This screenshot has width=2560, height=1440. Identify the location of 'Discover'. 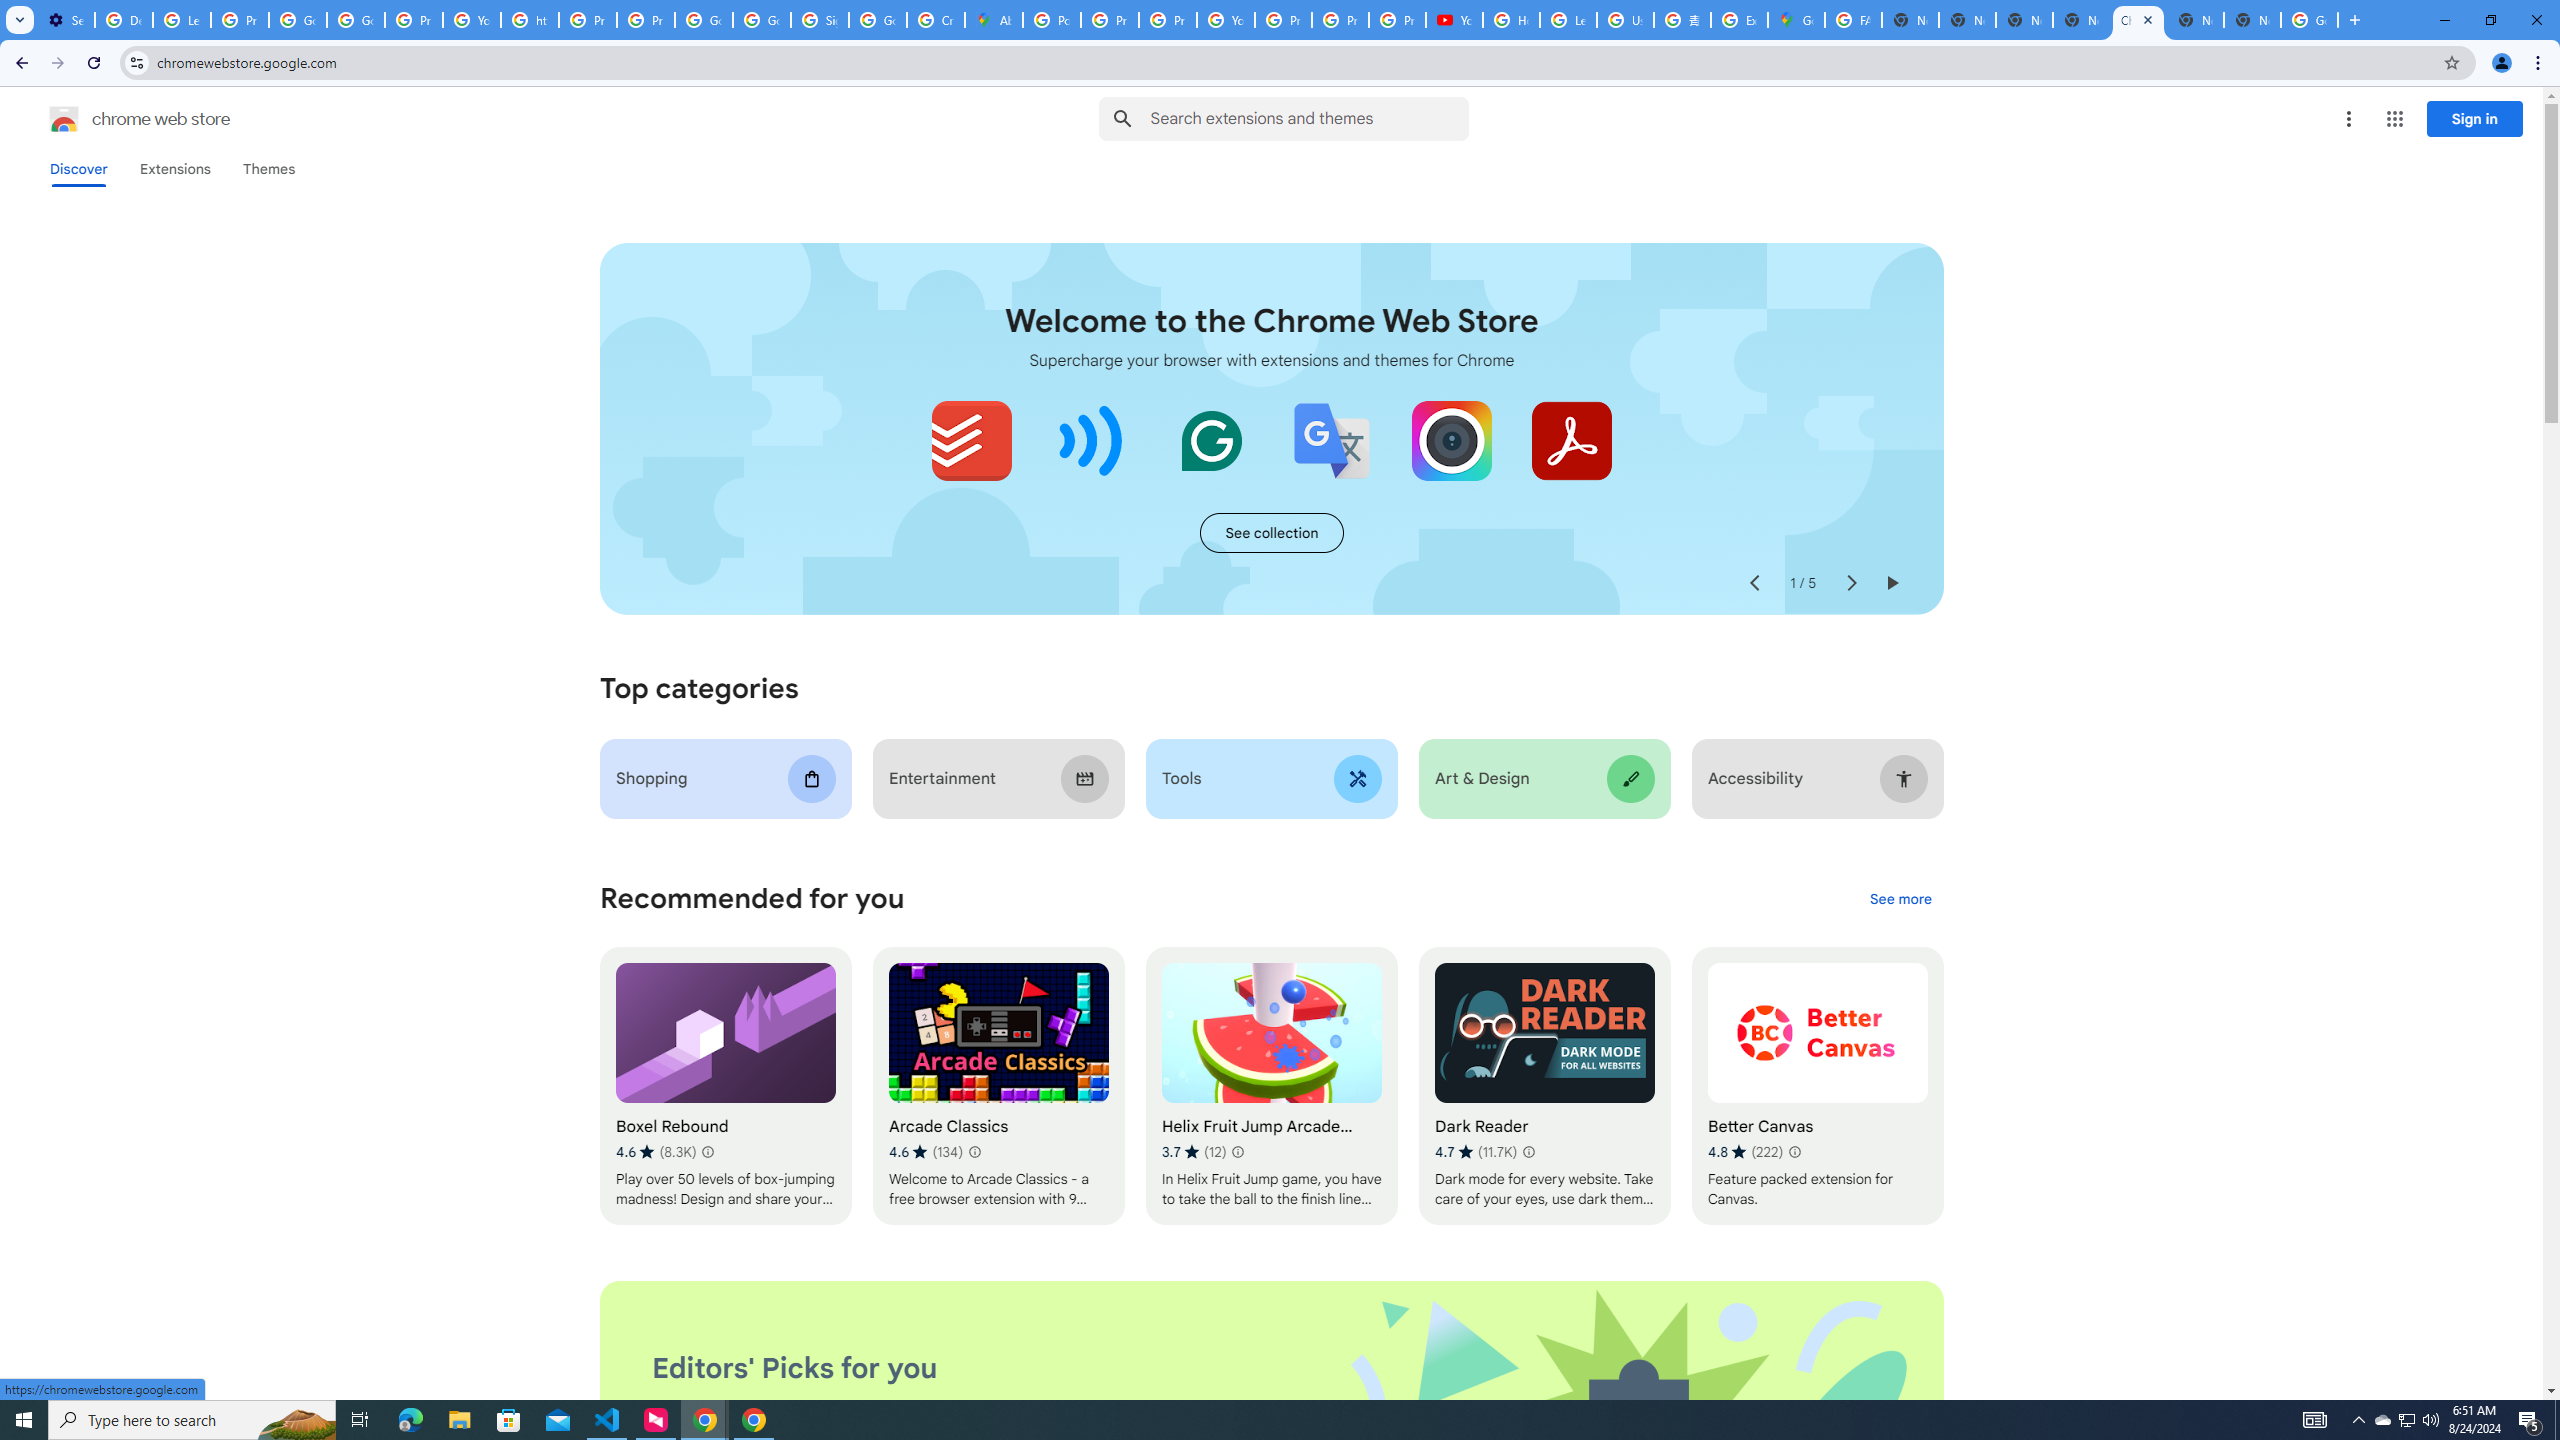
(77, 168).